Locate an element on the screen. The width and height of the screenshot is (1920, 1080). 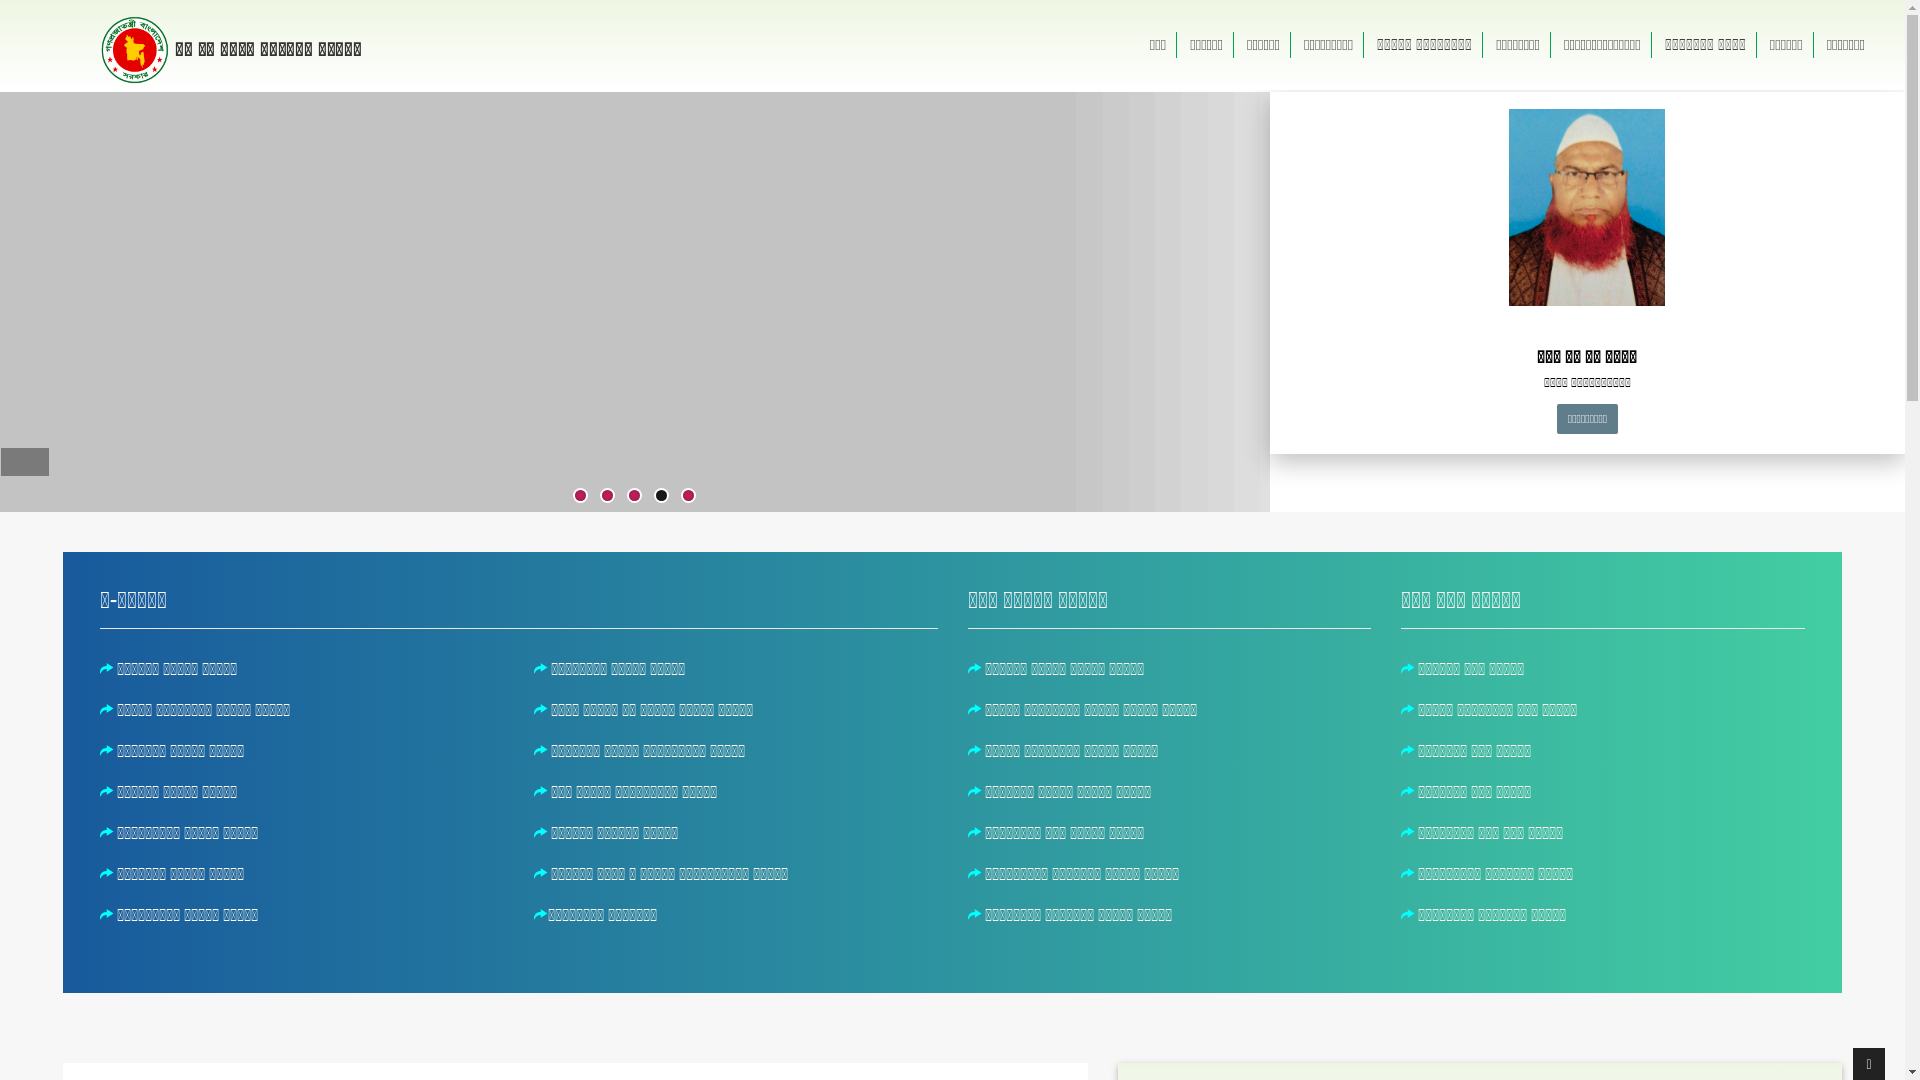
'2' is located at coordinates (606, 495).